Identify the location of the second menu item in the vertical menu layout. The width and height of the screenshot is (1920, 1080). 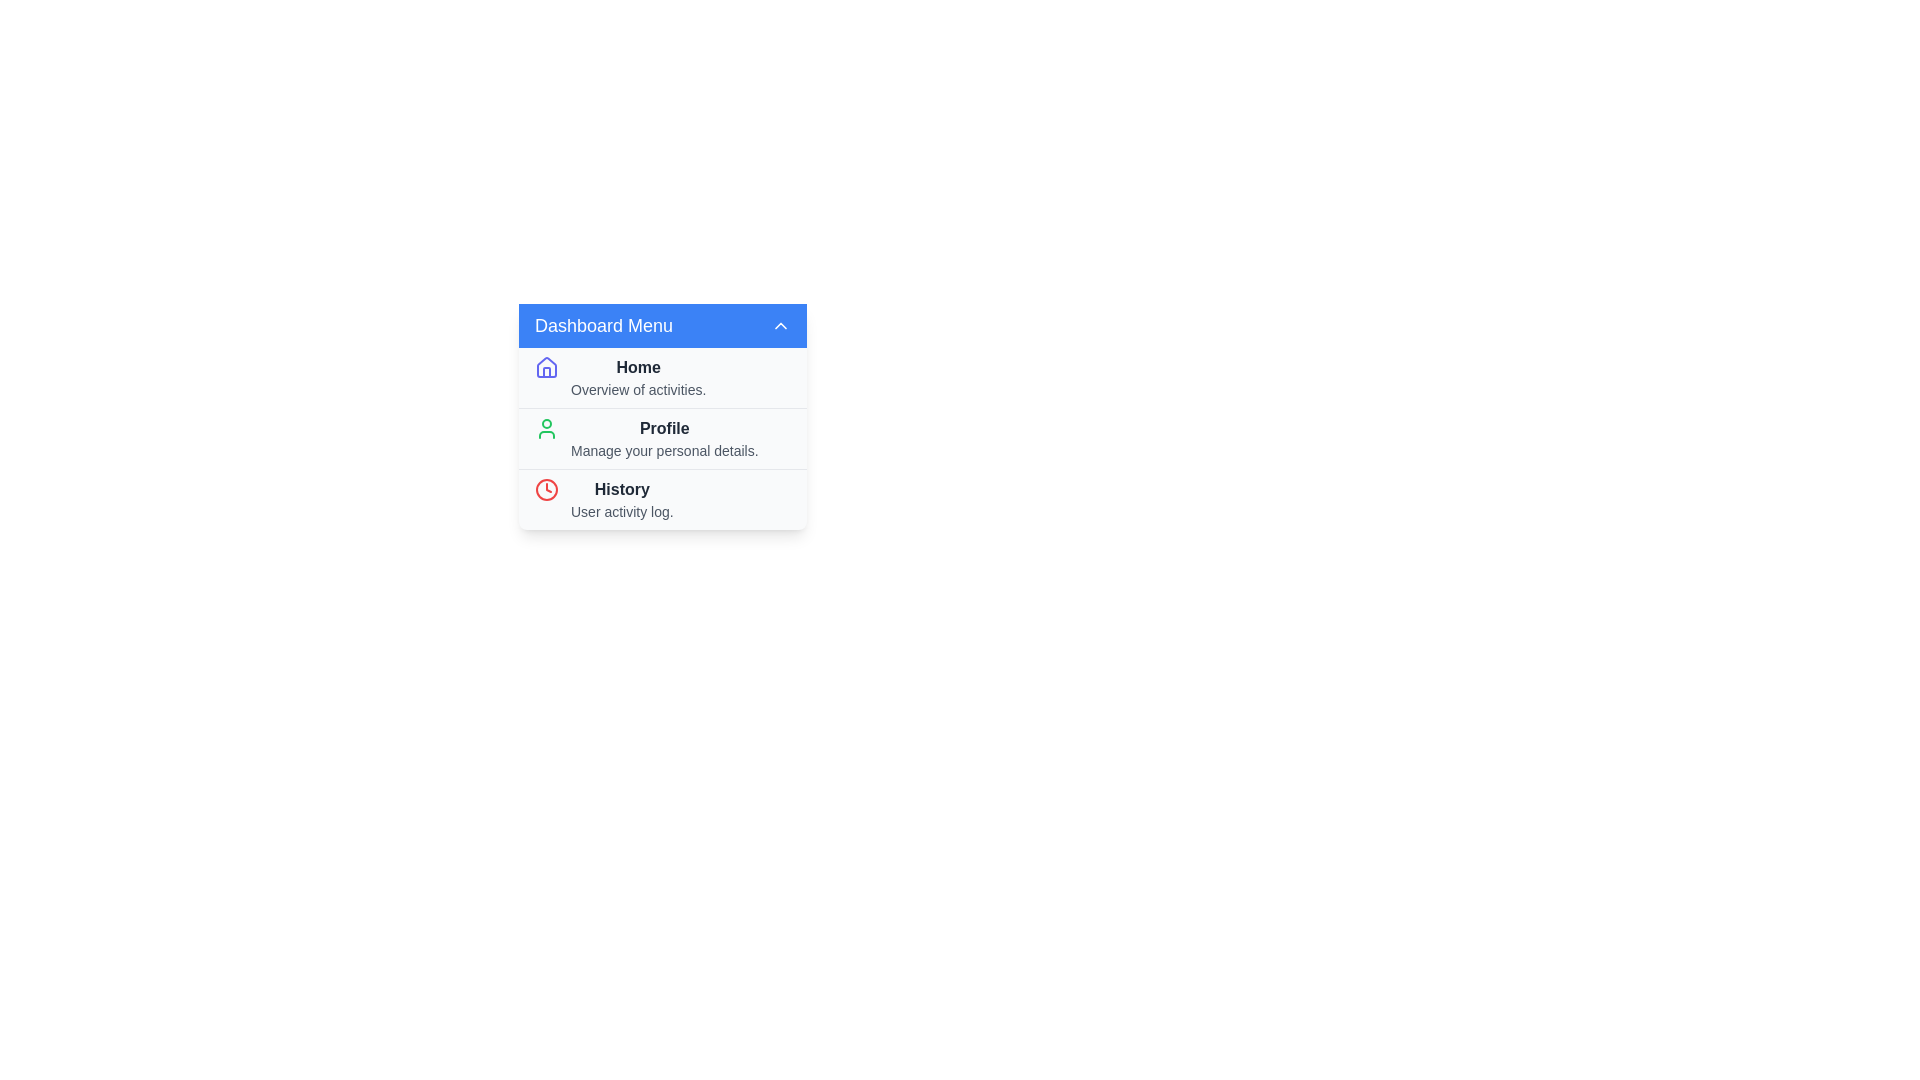
(662, 415).